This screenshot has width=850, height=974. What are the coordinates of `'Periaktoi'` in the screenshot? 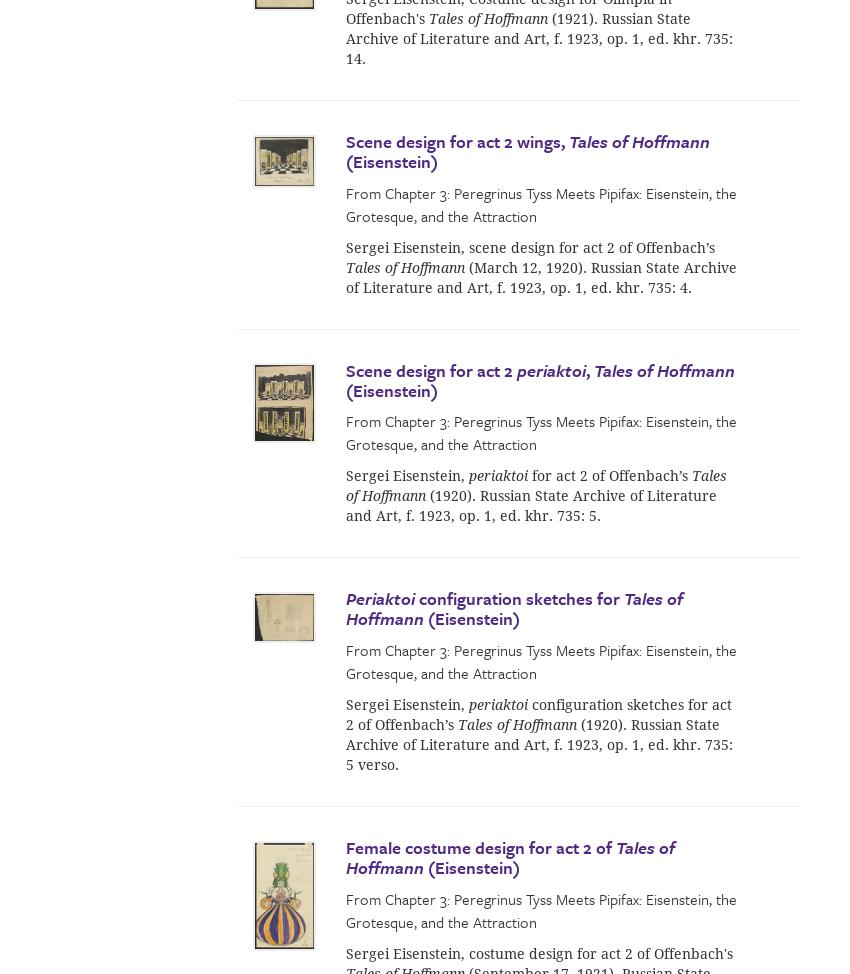 It's located at (379, 597).